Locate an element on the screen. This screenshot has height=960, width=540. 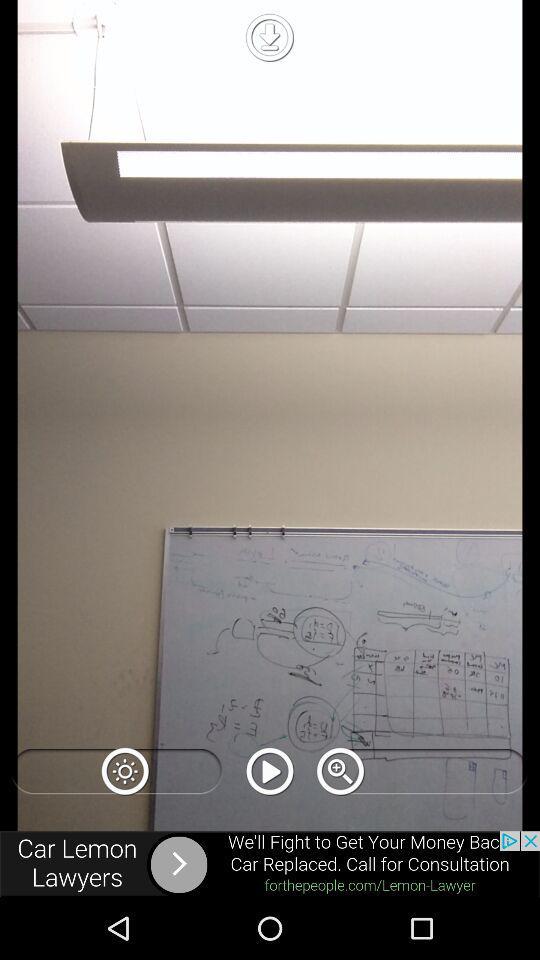
open webpage of displayed advertisement is located at coordinates (270, 863).